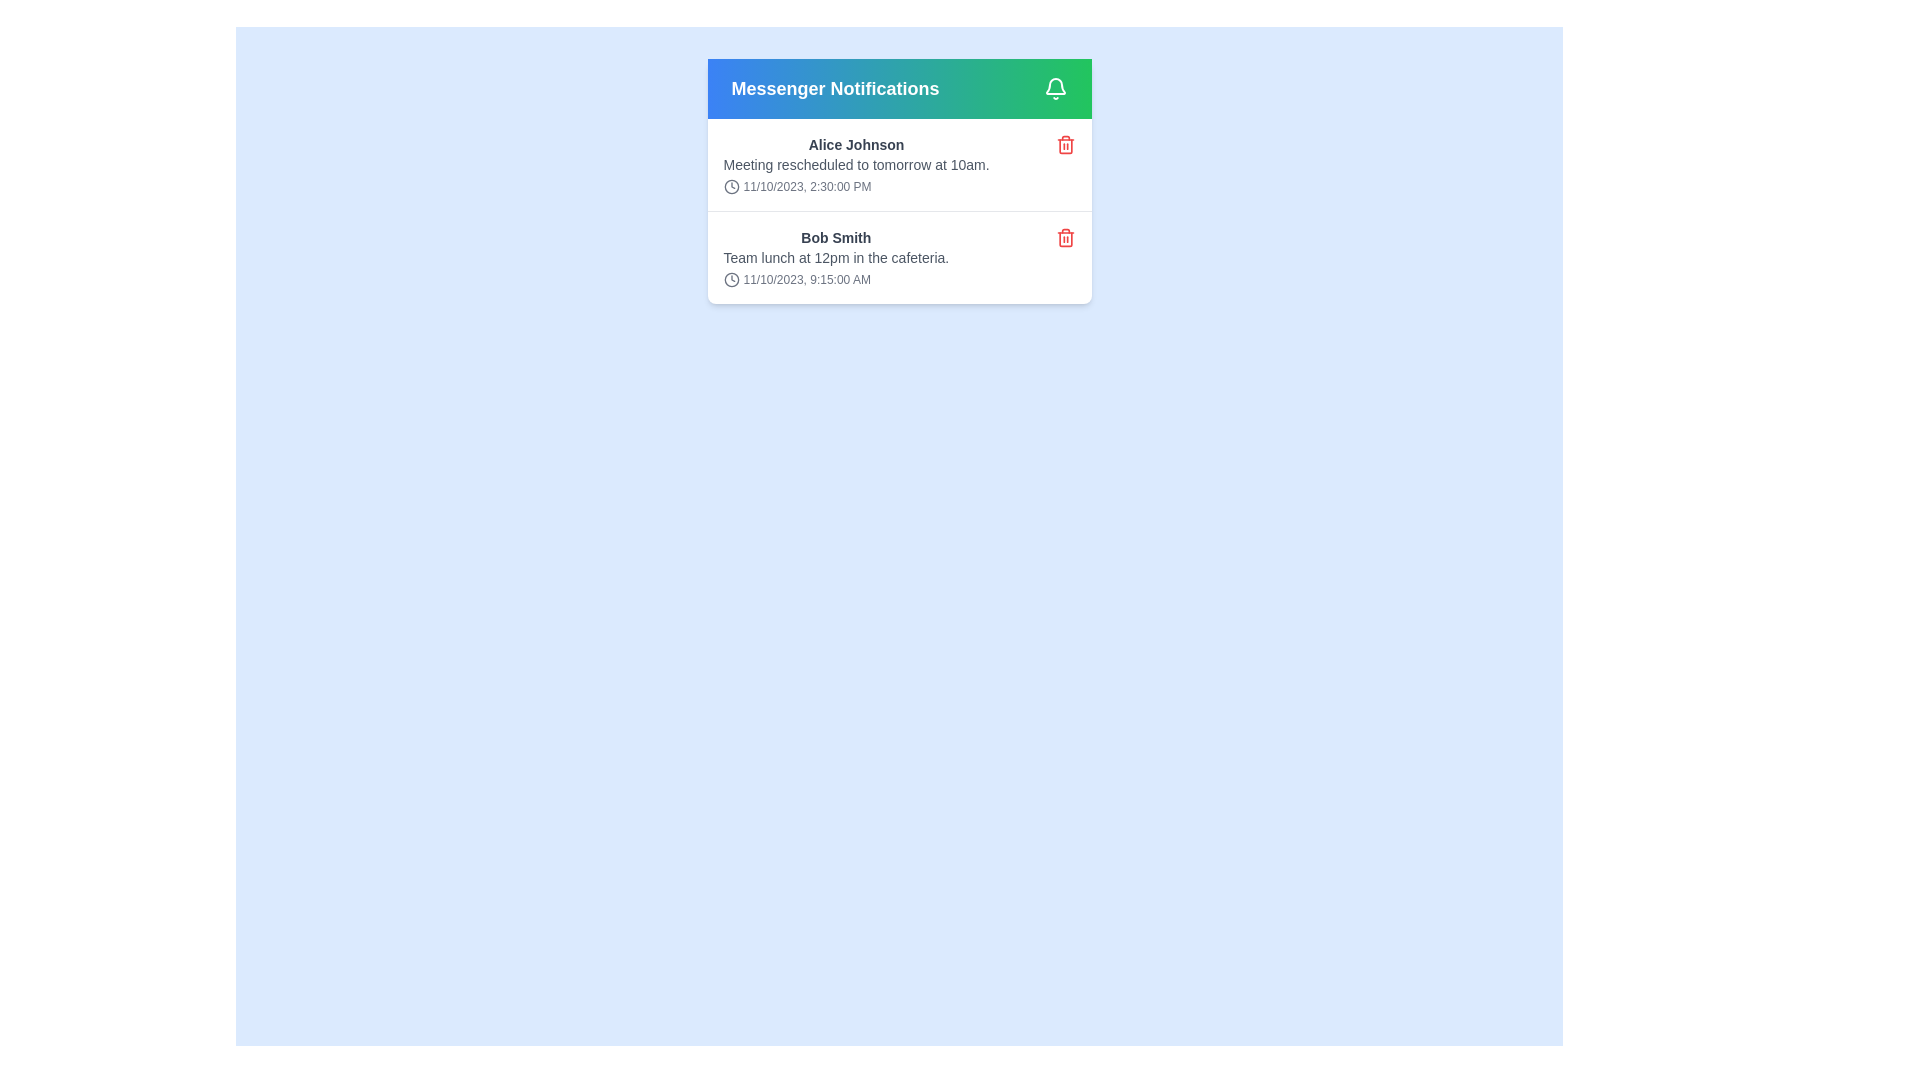  What do you see at coordinates (1064, 238) in the screenshot?
I see `the rectangular body shape of the trash can icon for assistive technologies` at bounding box center [1064, 238].